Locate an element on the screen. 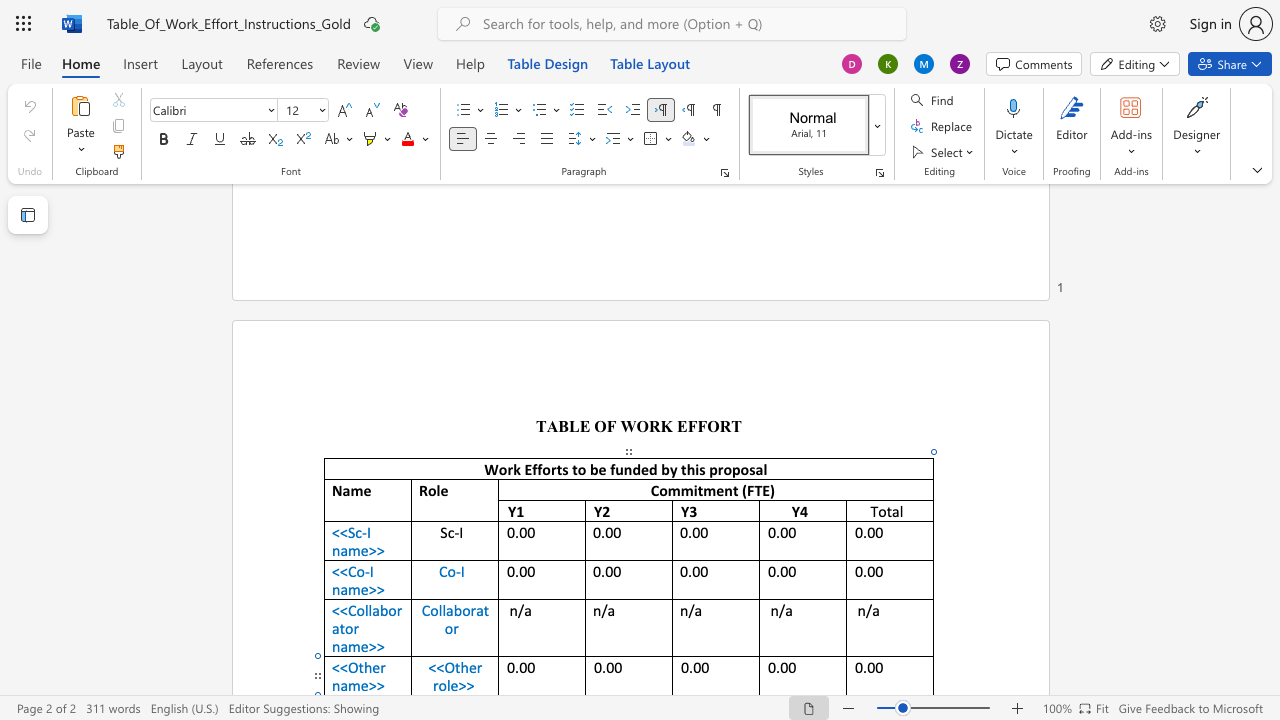 This screenshot has height=720, width=1280. the space between the continuous character "h" and "e" in the text is located at coordinates (467, 667).